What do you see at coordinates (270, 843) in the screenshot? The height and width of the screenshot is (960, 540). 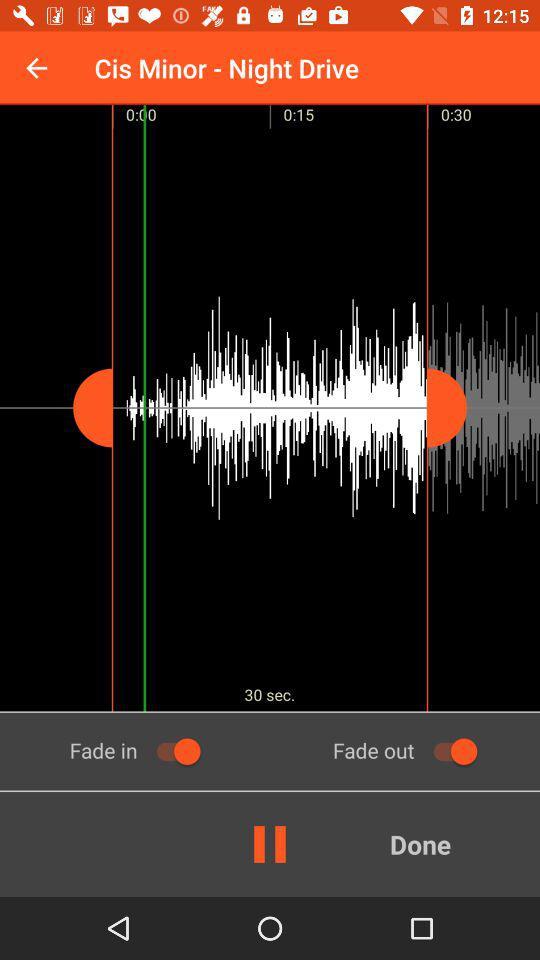 I see `the pause icon` at bounding box center [270, 843].